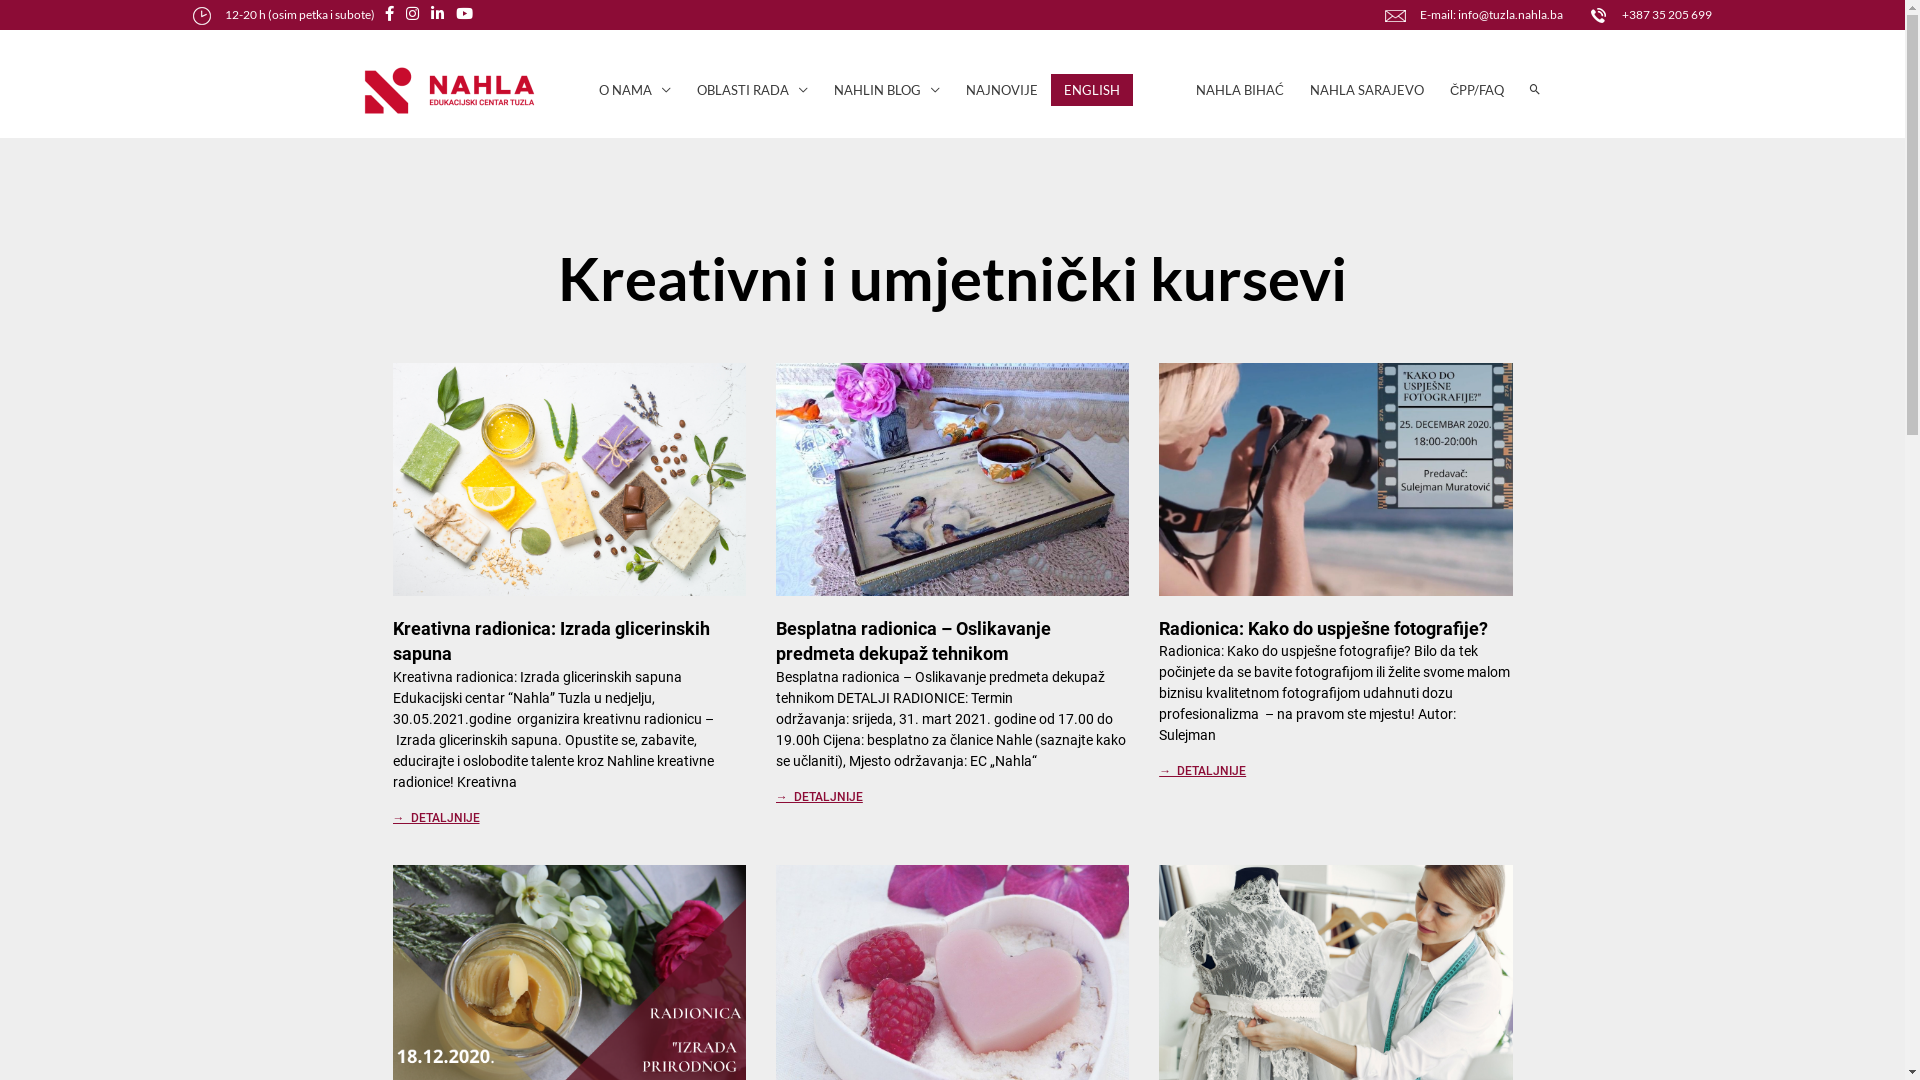 This screenshot has height=1080, width=1920. Describe the element at coordinates (952, 90) in the screenshot. I see `'NAJNOVIJE'` at that location.